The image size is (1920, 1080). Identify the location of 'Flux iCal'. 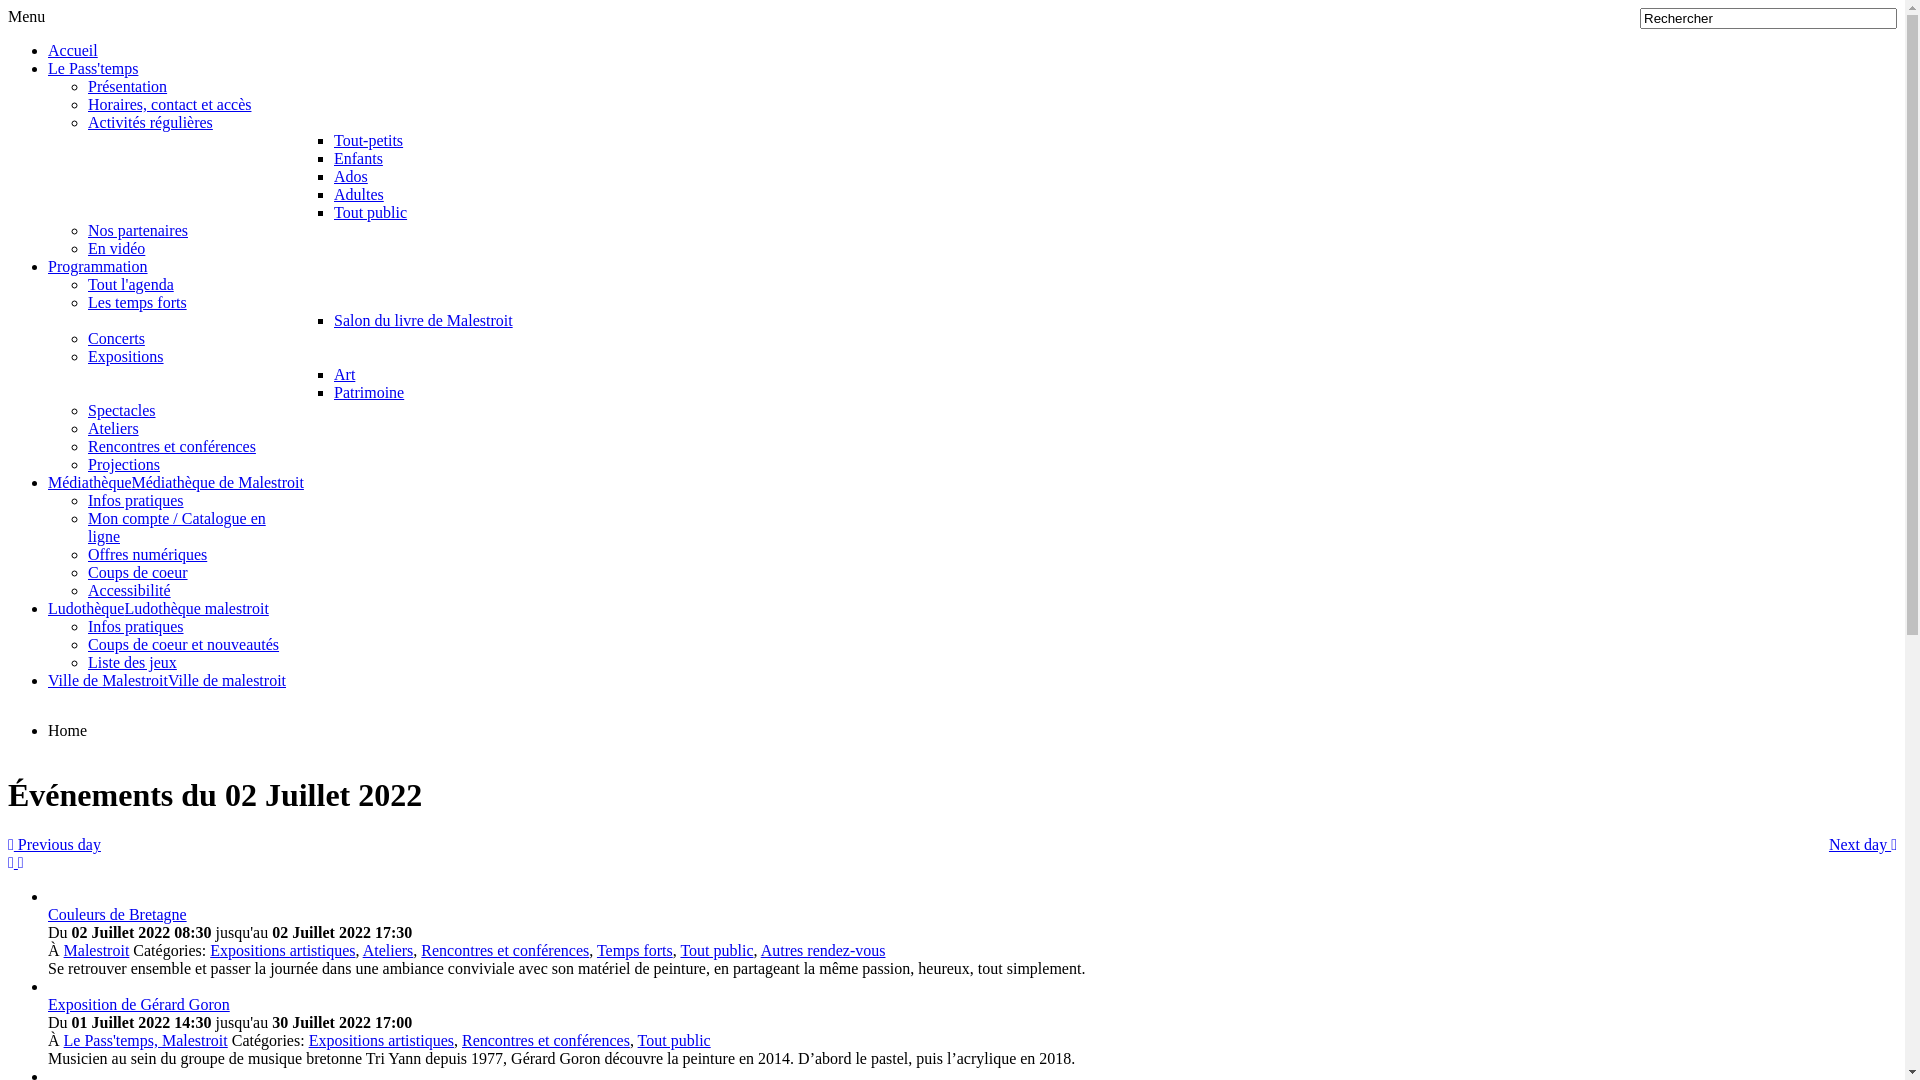
(20, 861).